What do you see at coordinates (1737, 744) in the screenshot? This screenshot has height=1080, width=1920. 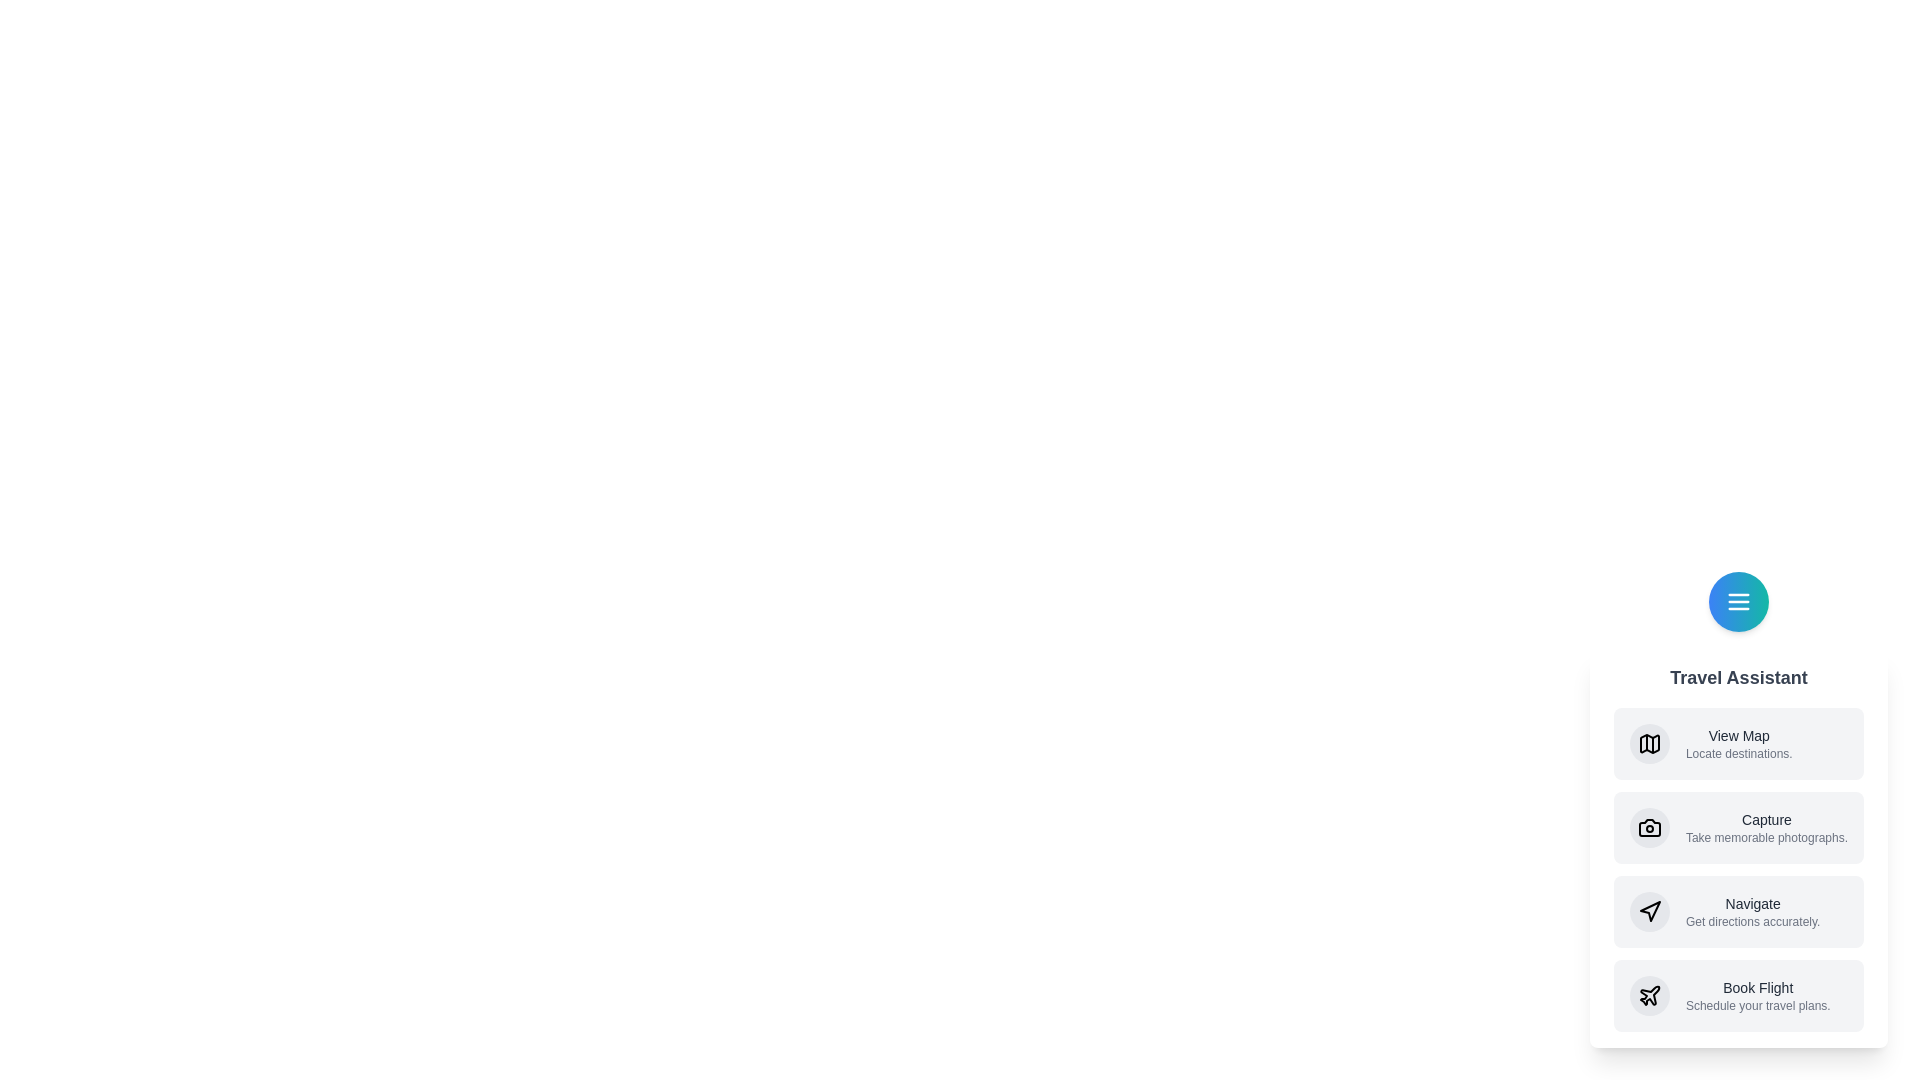 I see `the 'View Map' option in the Travel Assistant menu` at bounding box center [1737, 744].